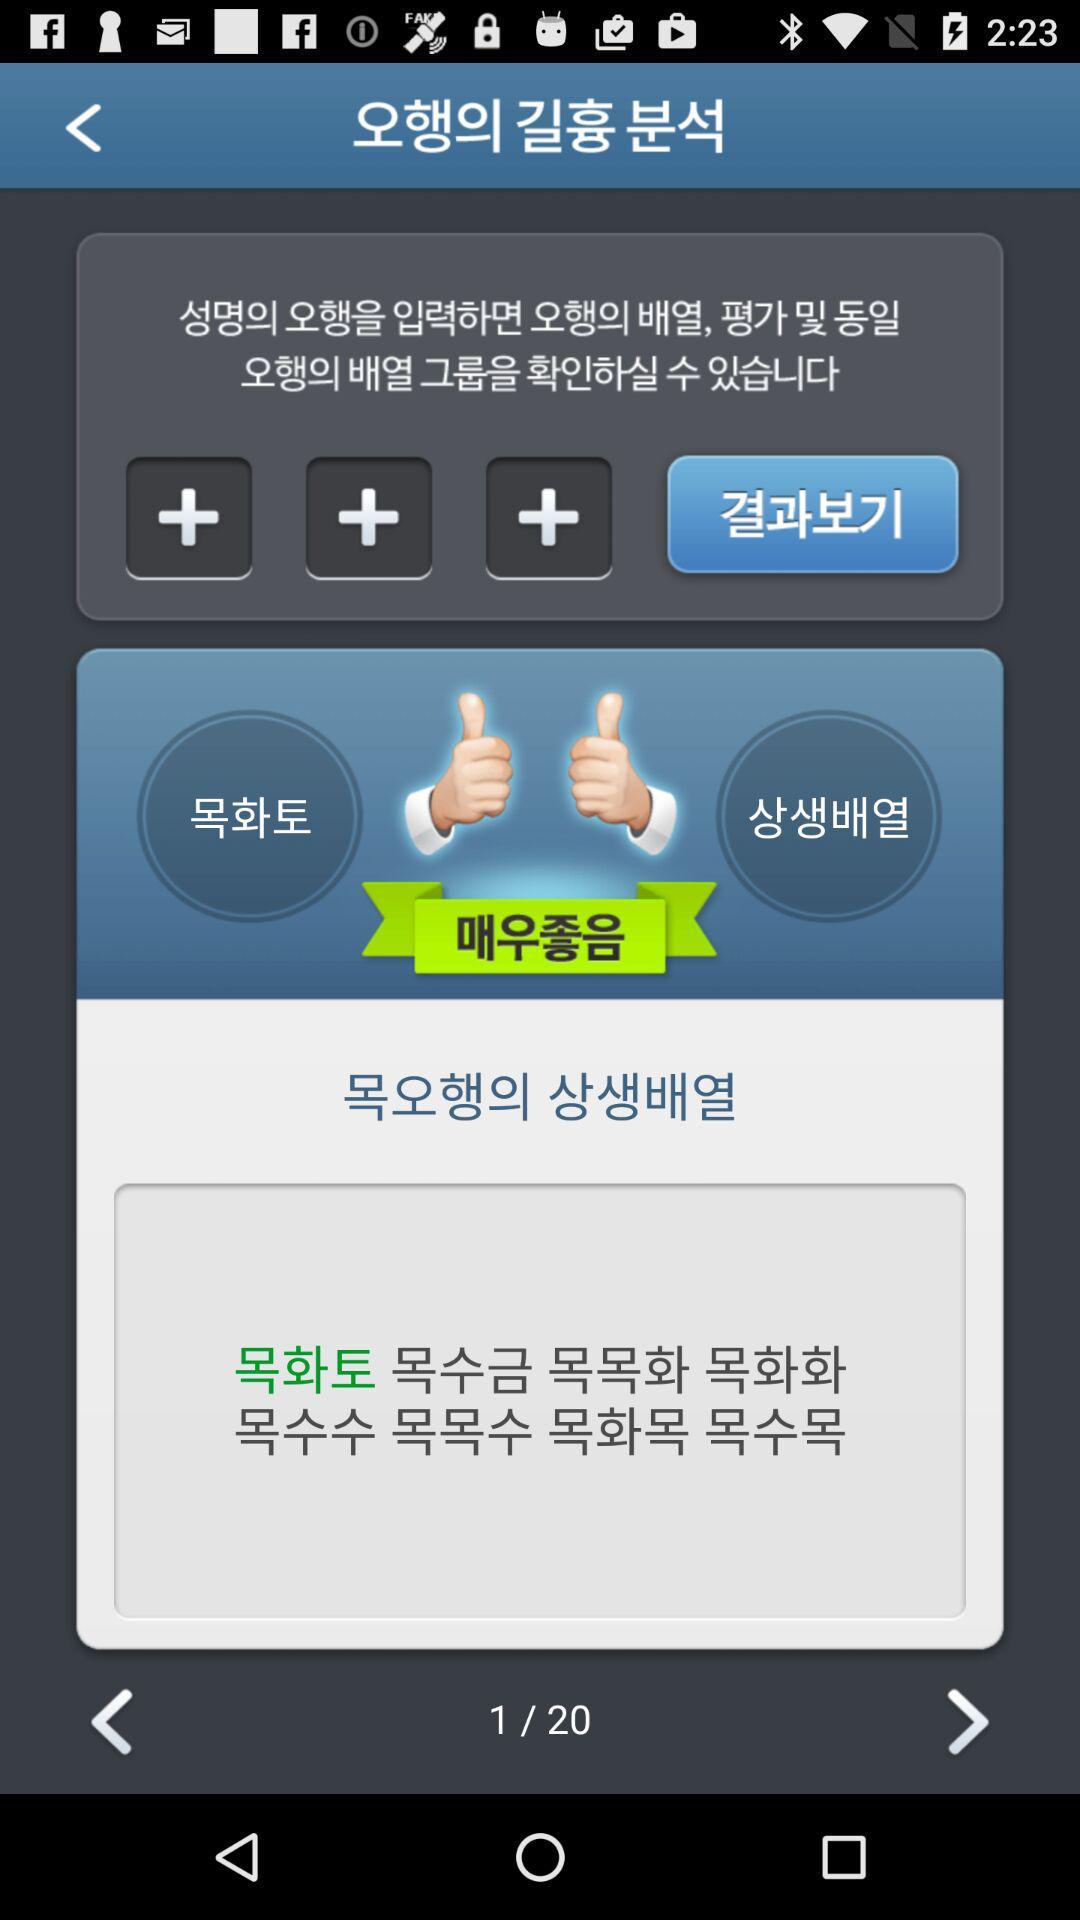 The width and height of the screenshot is (1080, 1920). I want to click on go back, so click(108, 132).